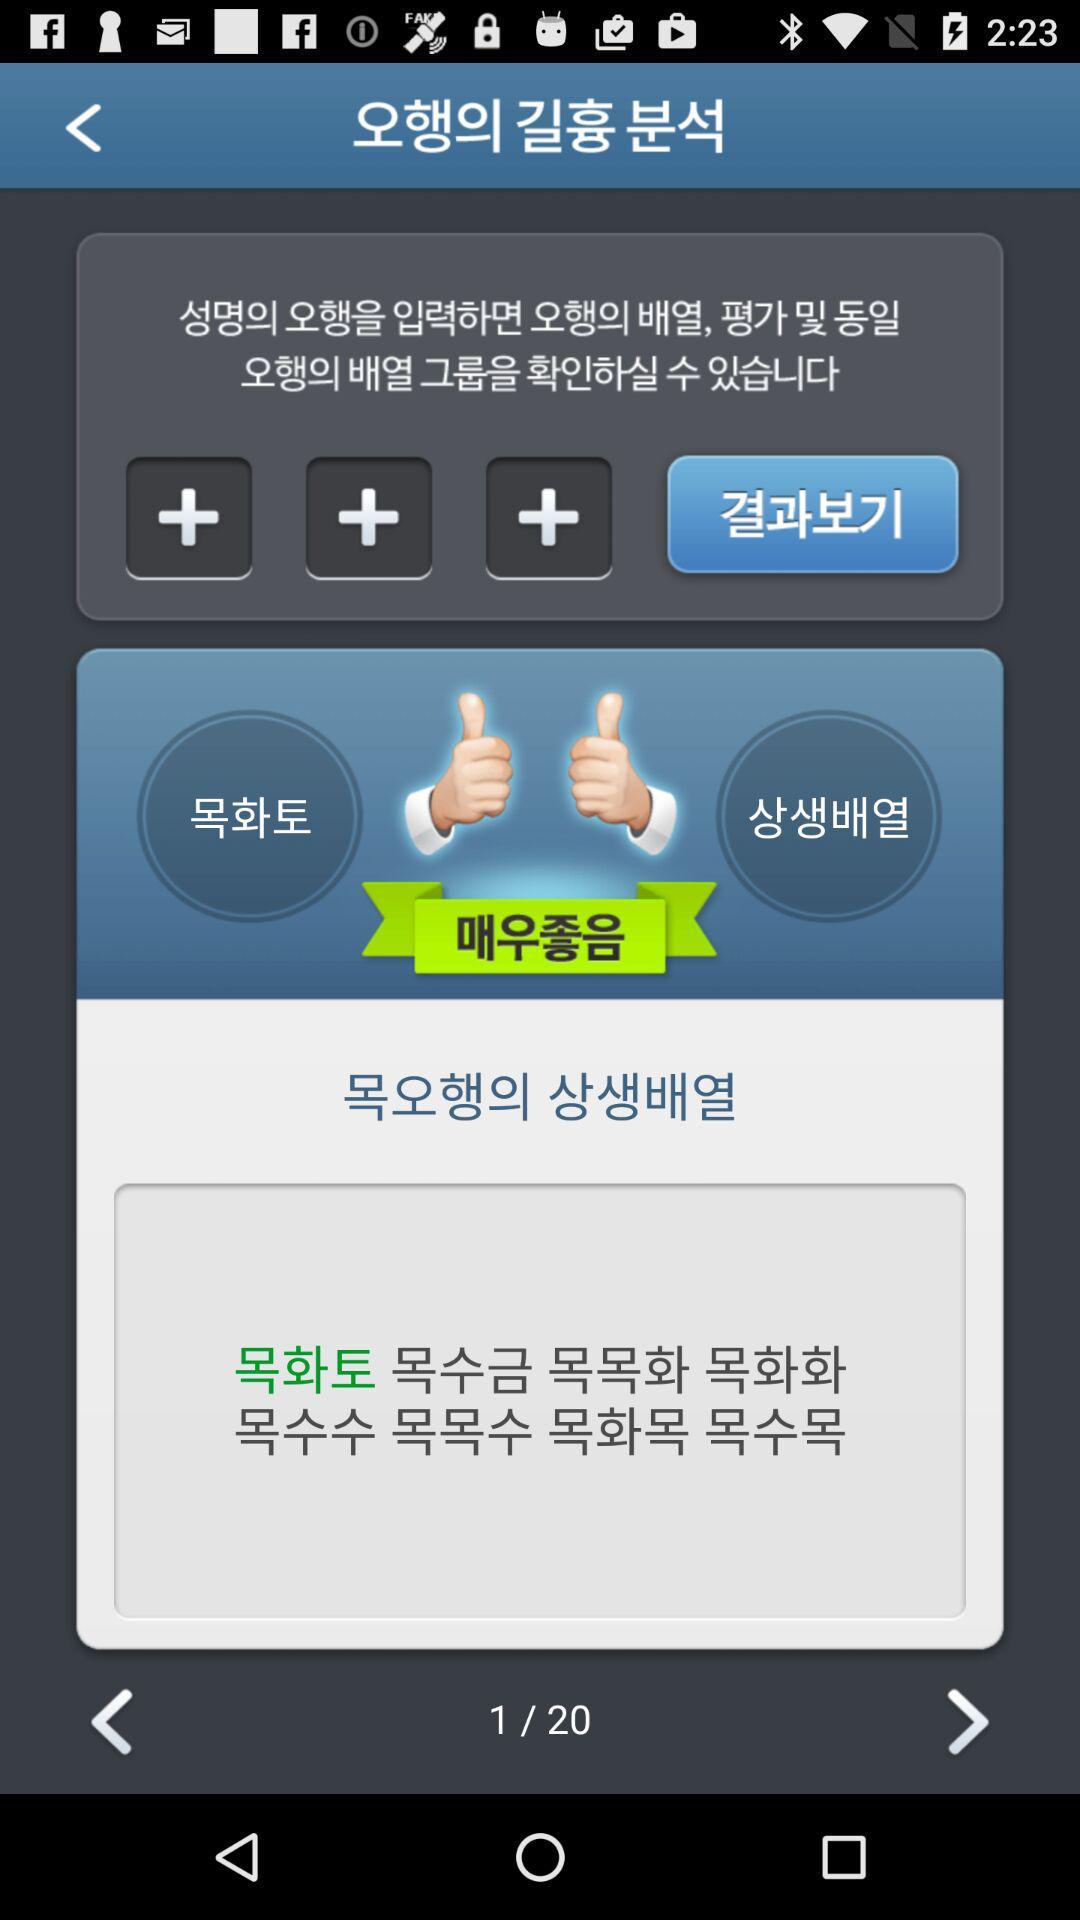 The width and height of the screenshot is (1080, 1920). I want to click on go back, so click(108, 132).